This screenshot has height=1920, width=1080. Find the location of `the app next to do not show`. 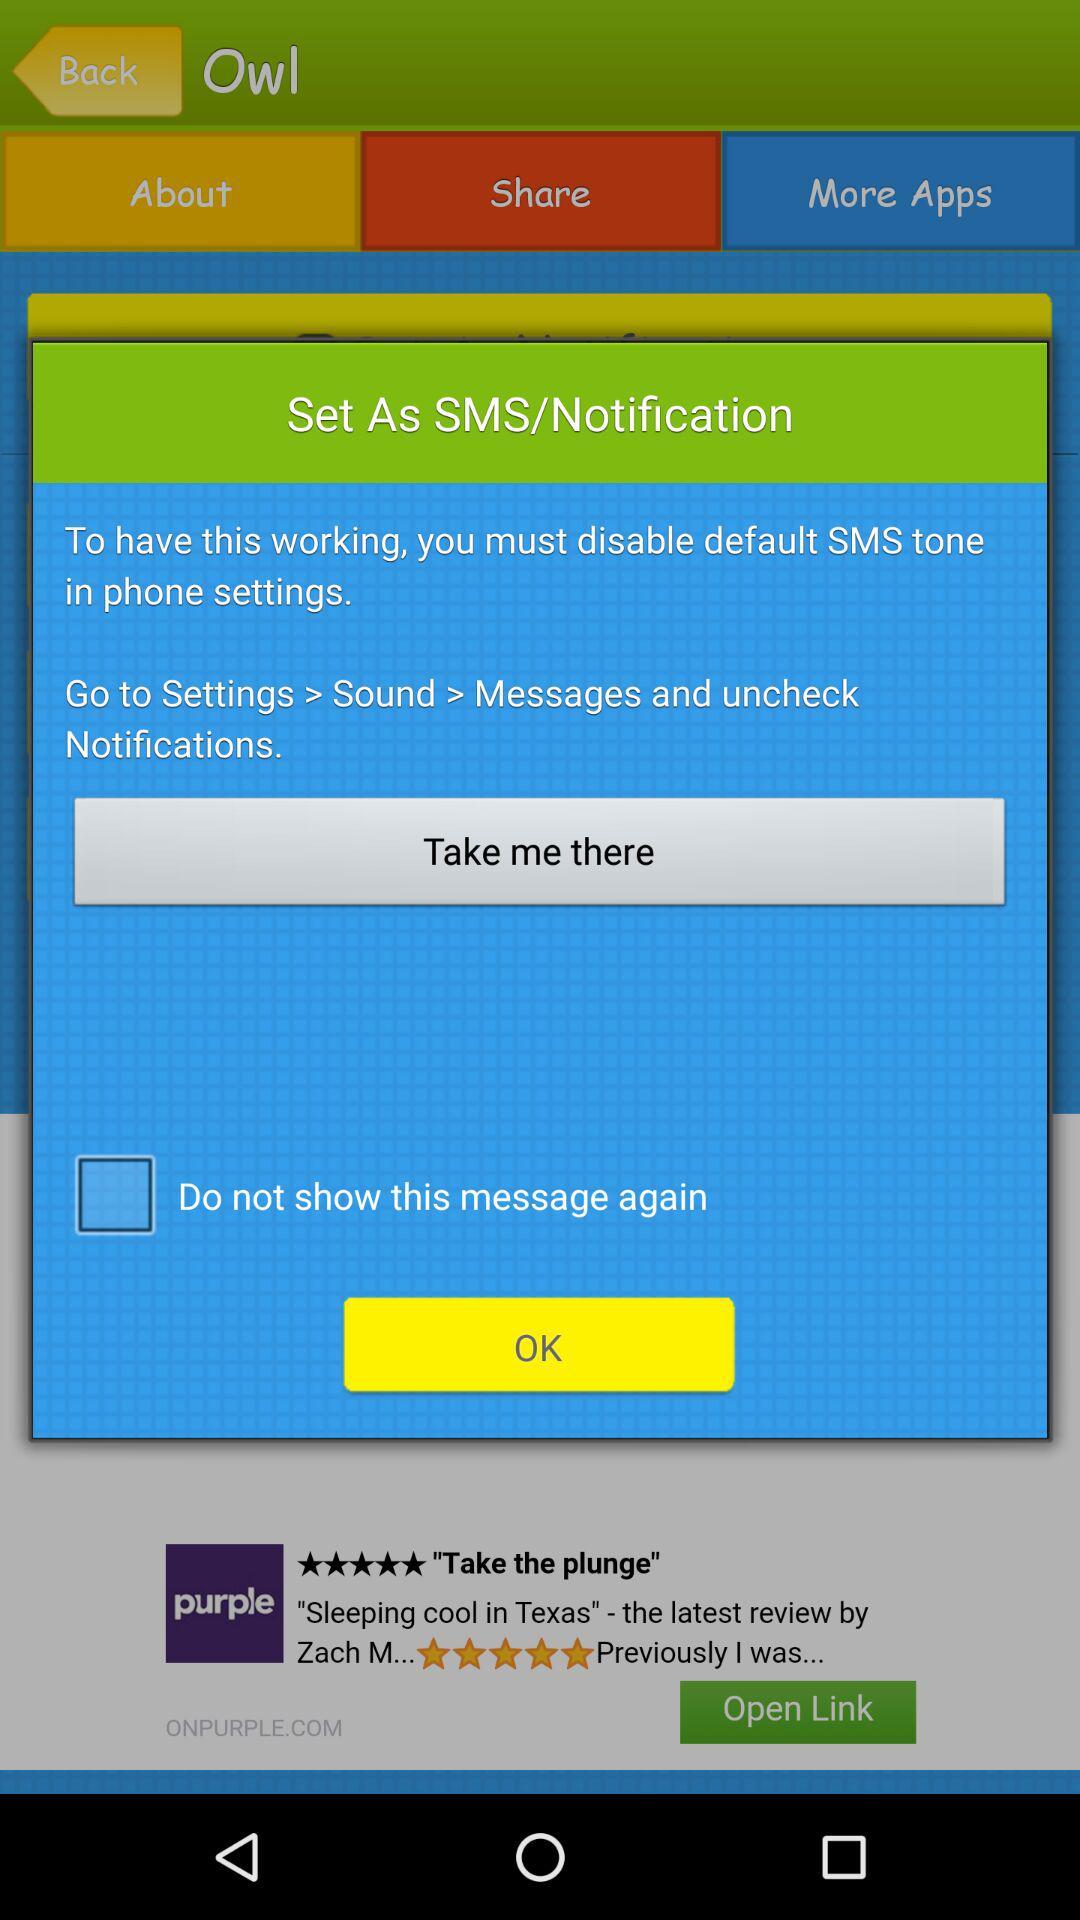

the app next to do not show is located at coordinates (114, 1193).